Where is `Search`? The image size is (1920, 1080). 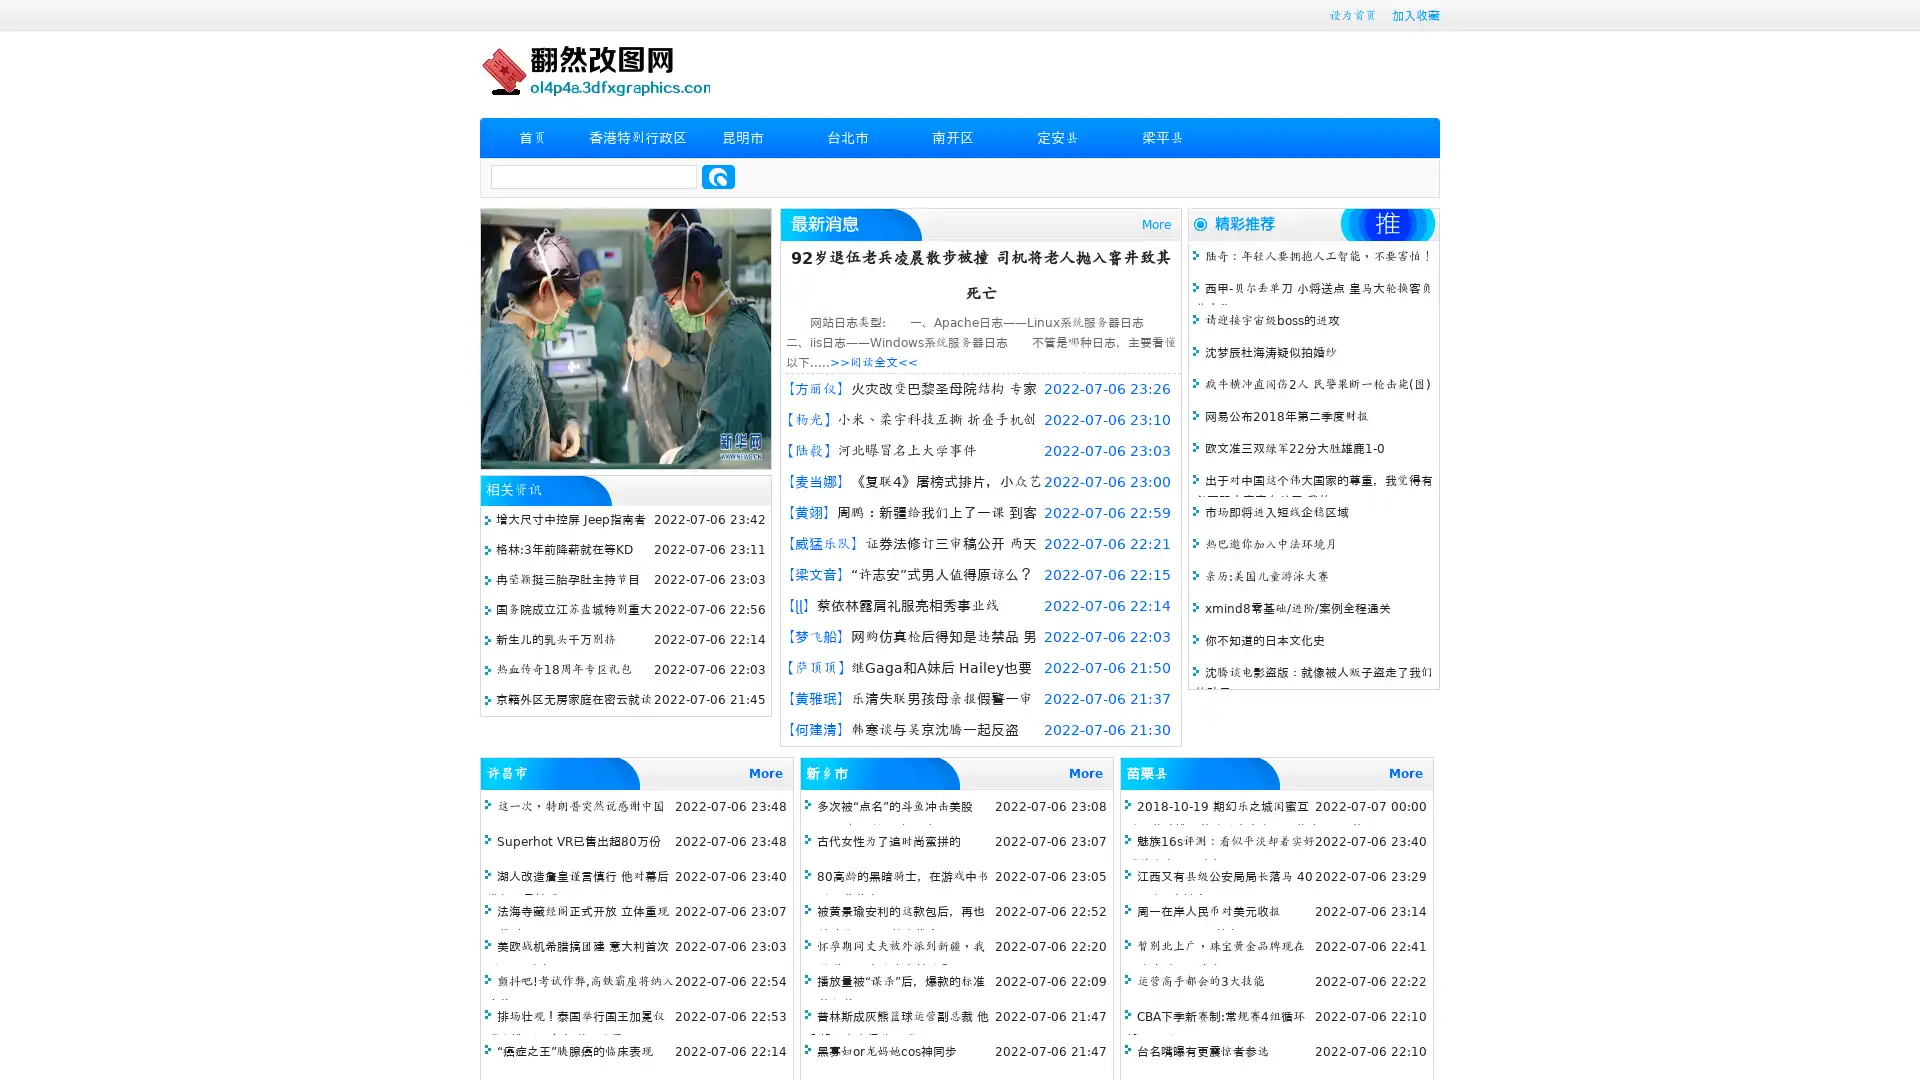
Search is located at coordinates (718, 176).